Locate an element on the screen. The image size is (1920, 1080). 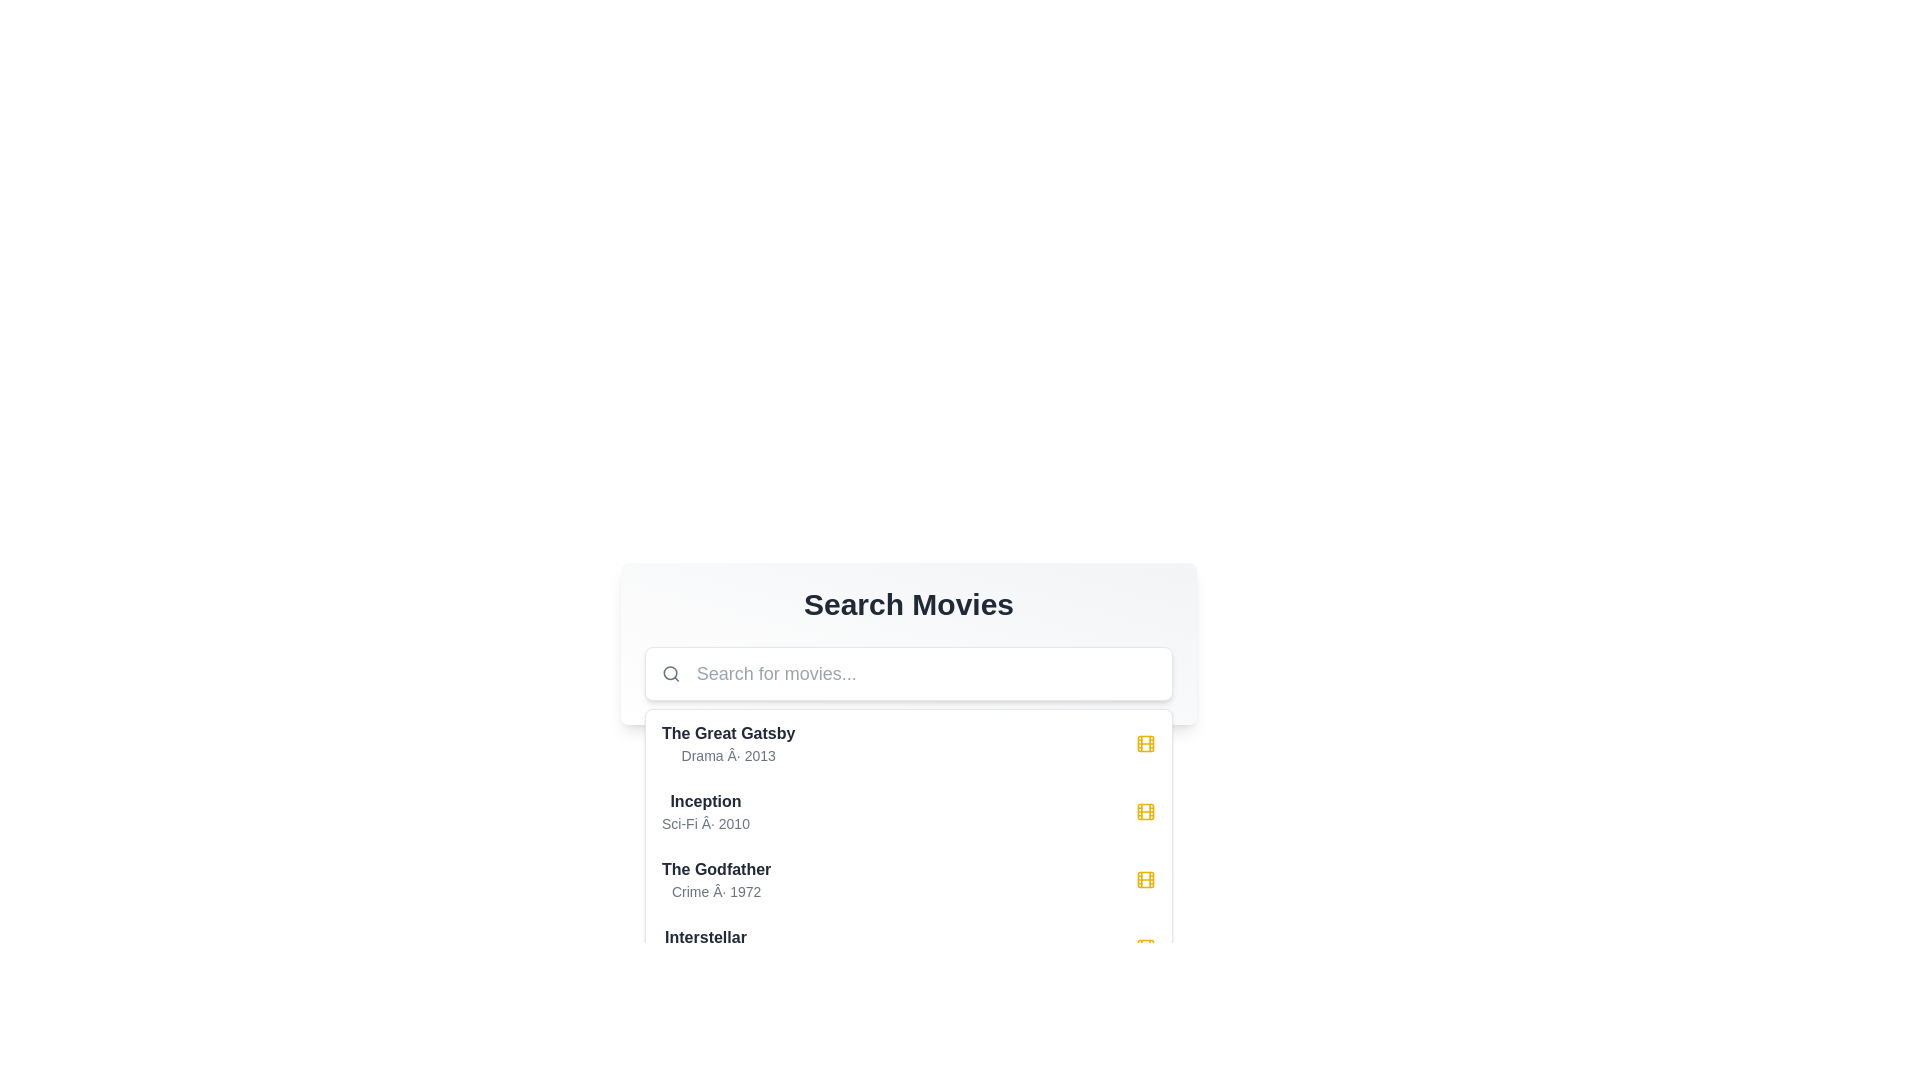
small rectangular shape with rounded corners that is part of the yellow-colored film grid icon next to 'The Godfather' movie item by opening the developer tools is located at coordinates (1146, 878).